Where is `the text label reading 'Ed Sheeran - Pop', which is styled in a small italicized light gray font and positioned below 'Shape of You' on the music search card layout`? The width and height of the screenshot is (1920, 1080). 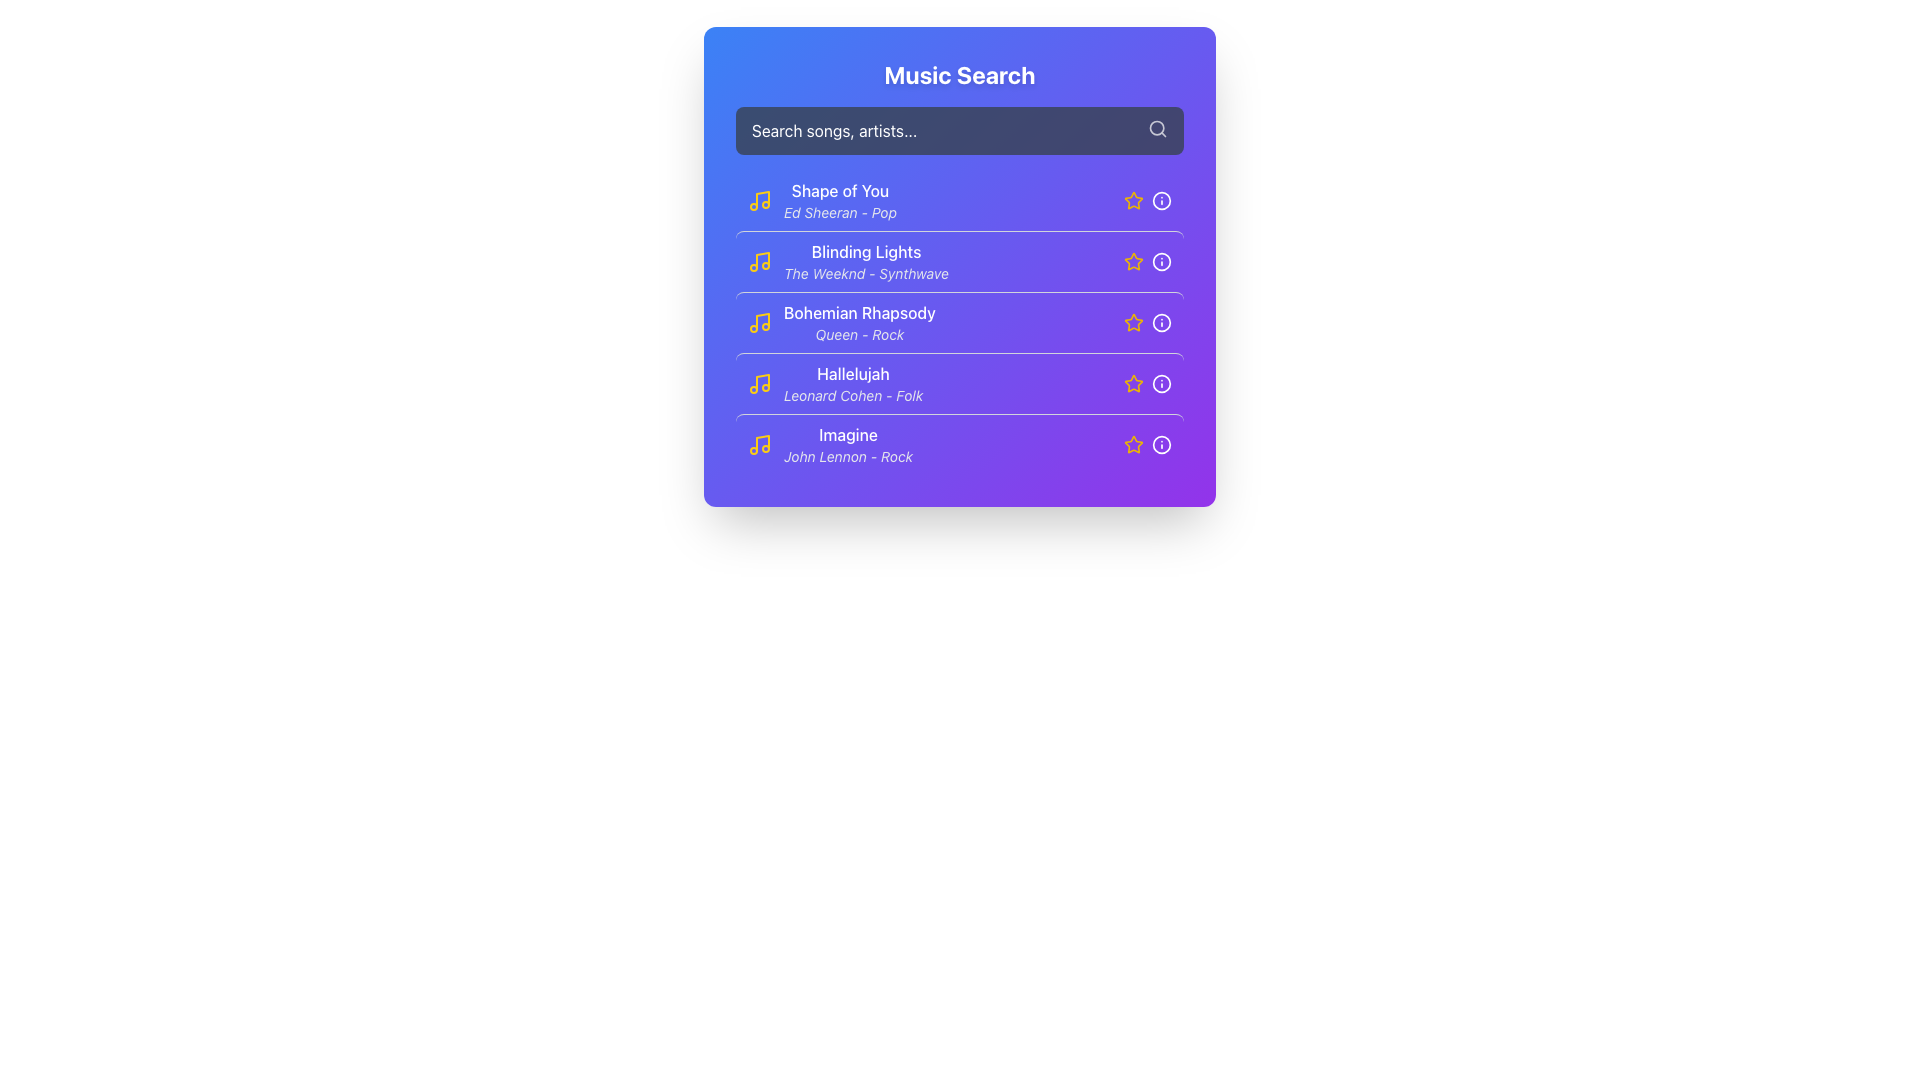 the text label reading 'Ed Sheeran - Pop', which is styled in a small italicized light gray font and positioned below 'Shape of You' on the music search card layout is located at coordinates (840, 212).